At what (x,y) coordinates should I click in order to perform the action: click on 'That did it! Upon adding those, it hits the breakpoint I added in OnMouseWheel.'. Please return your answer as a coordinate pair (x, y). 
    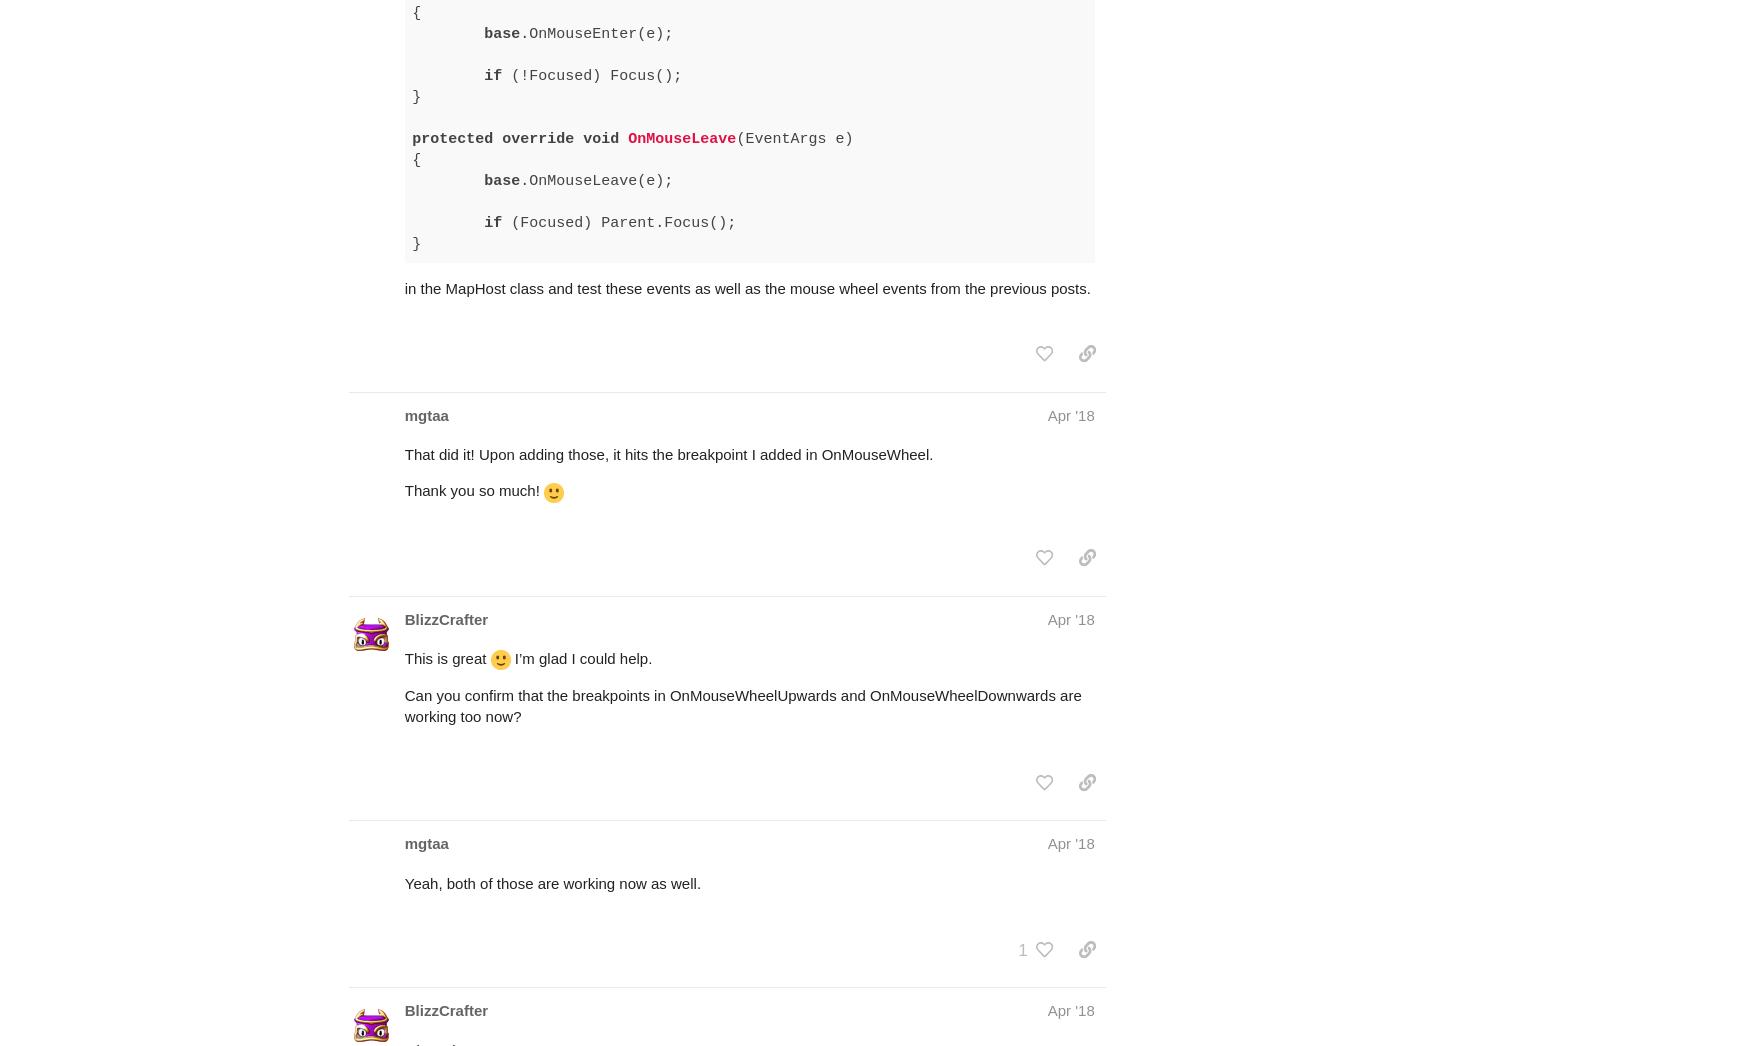
    Looking at the image, I should click on (667, 376).